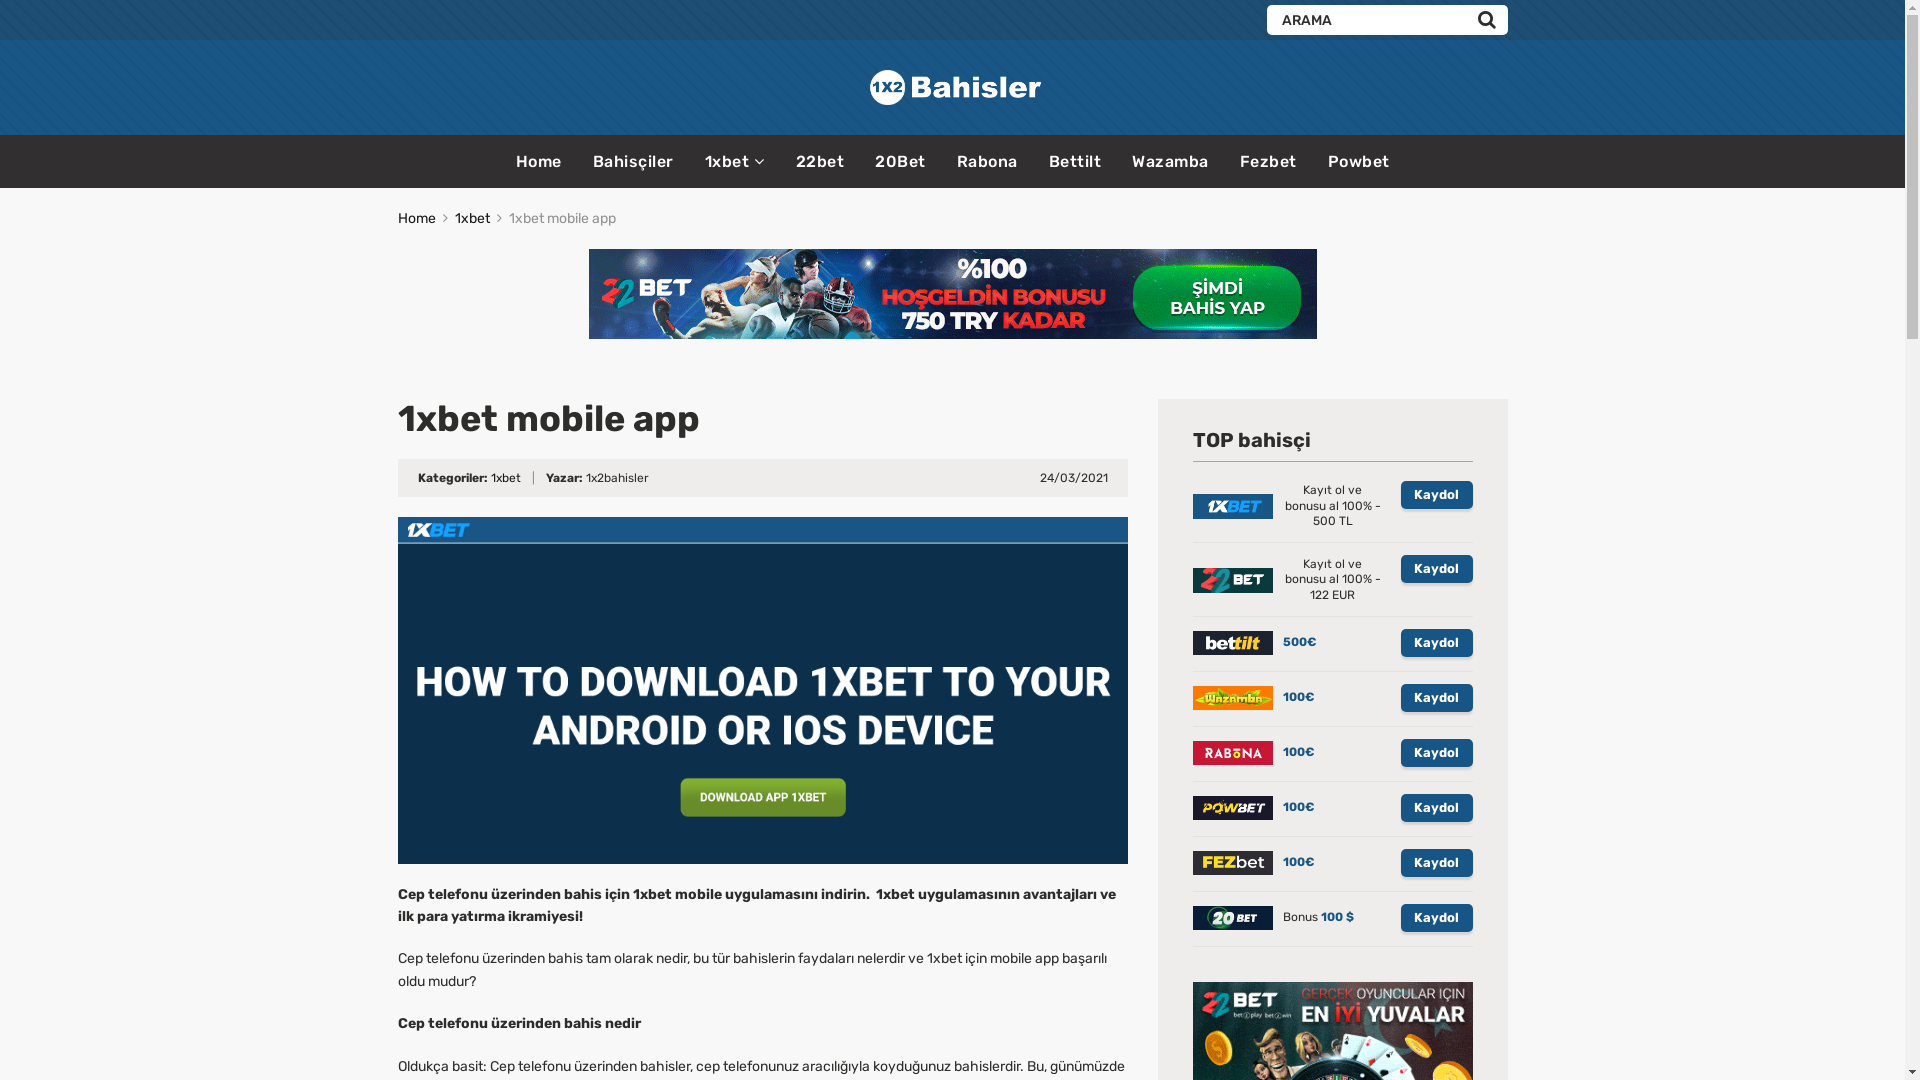  What do you see at coordinates (1434, 752) in the screenshot?
I see `'Kaydol'` at bounding box center [1434, 752].